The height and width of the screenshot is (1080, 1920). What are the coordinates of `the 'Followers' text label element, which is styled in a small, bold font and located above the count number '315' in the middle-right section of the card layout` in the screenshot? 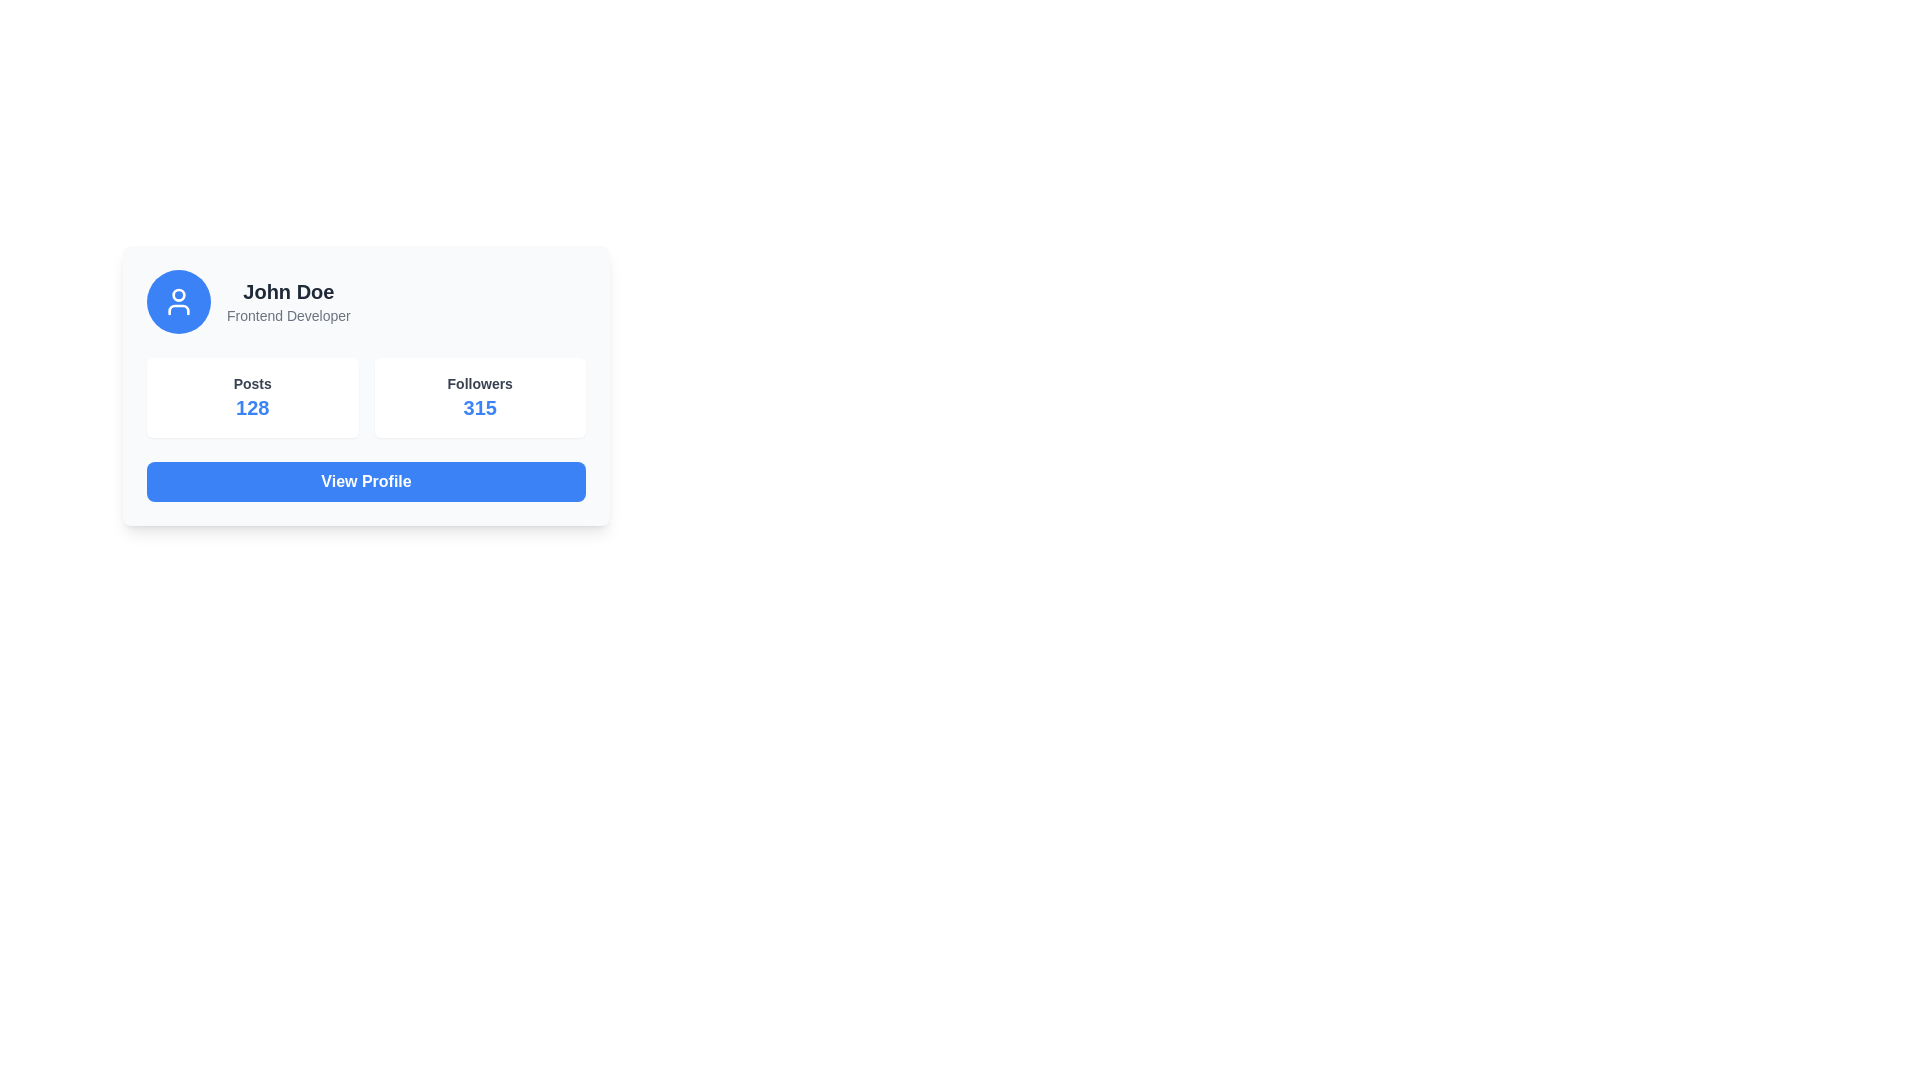 It's located at (480, 384).